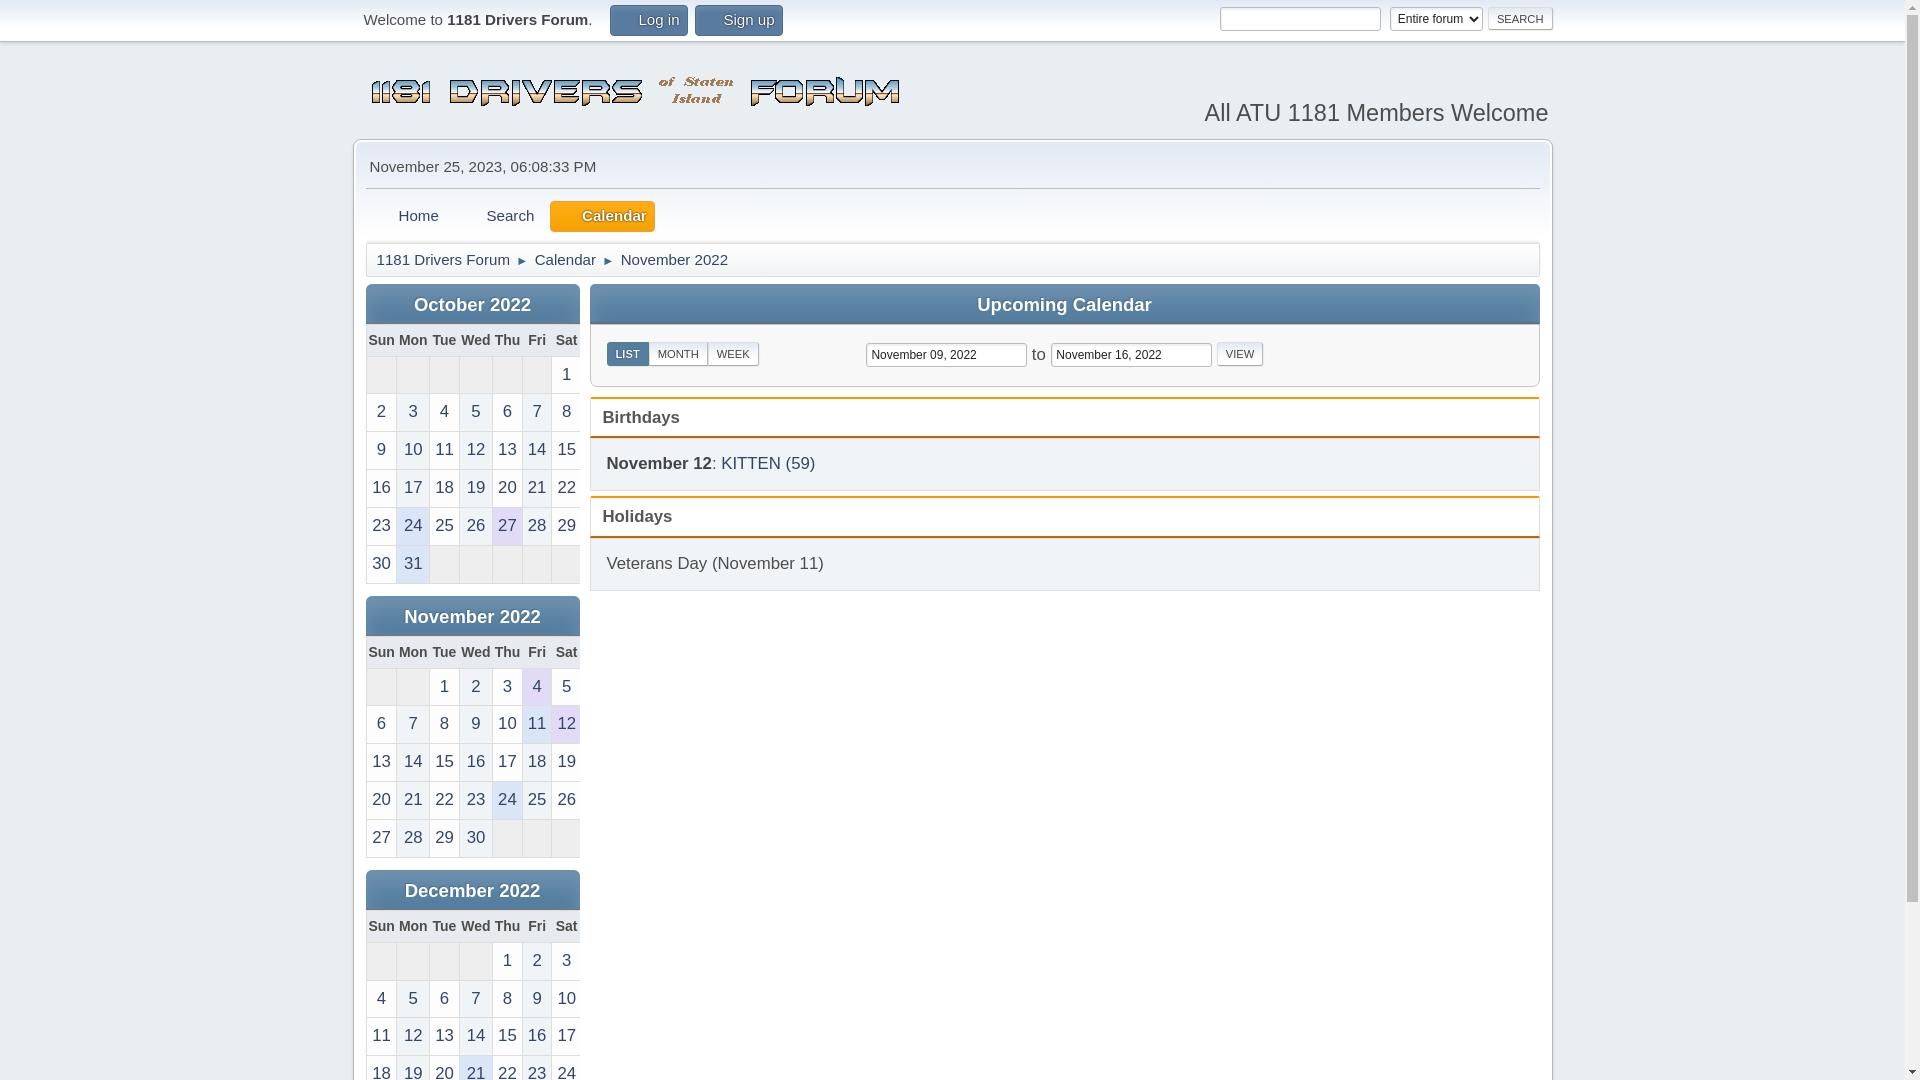 Image resolution: width=1920 pixels, height=1080 pixels. I want to click on '13', so click(443, 1035).